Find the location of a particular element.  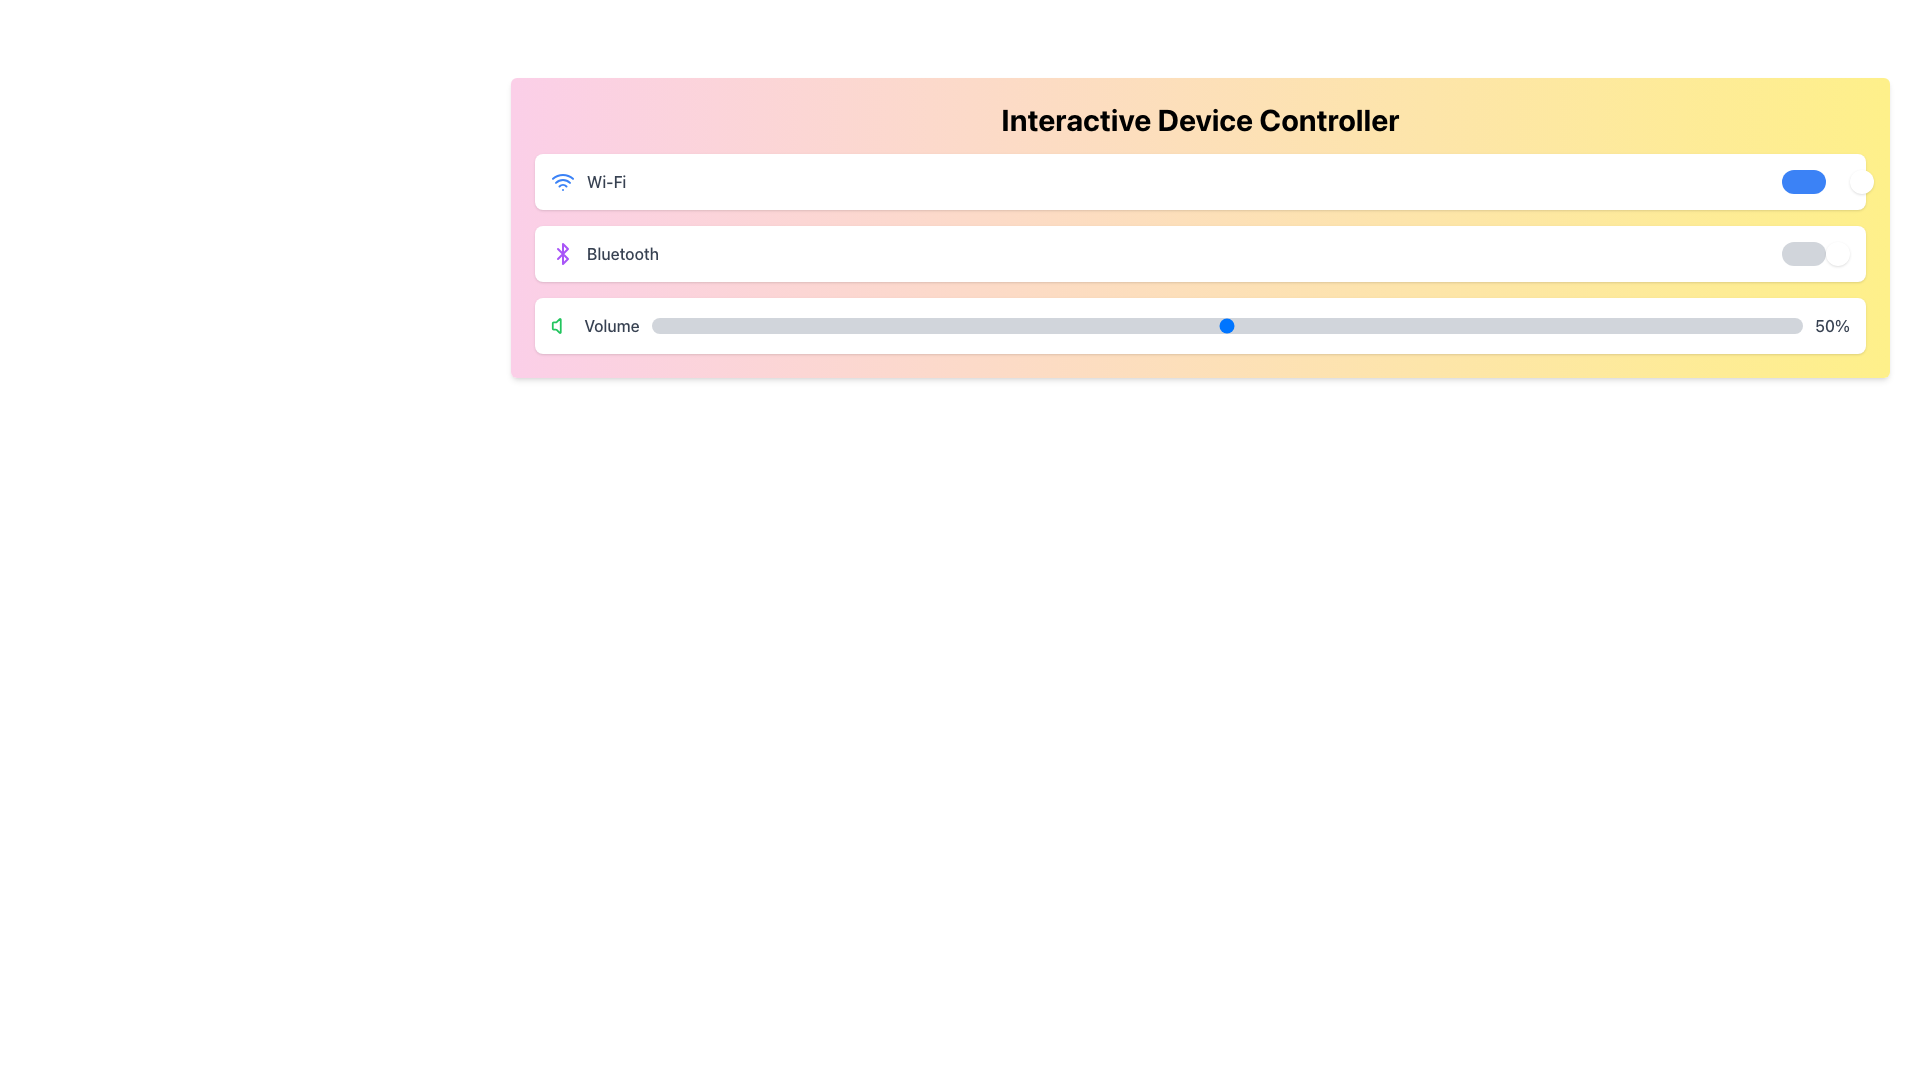

the Bluetooth toggleable list item is located at coordinates (1200, 253).